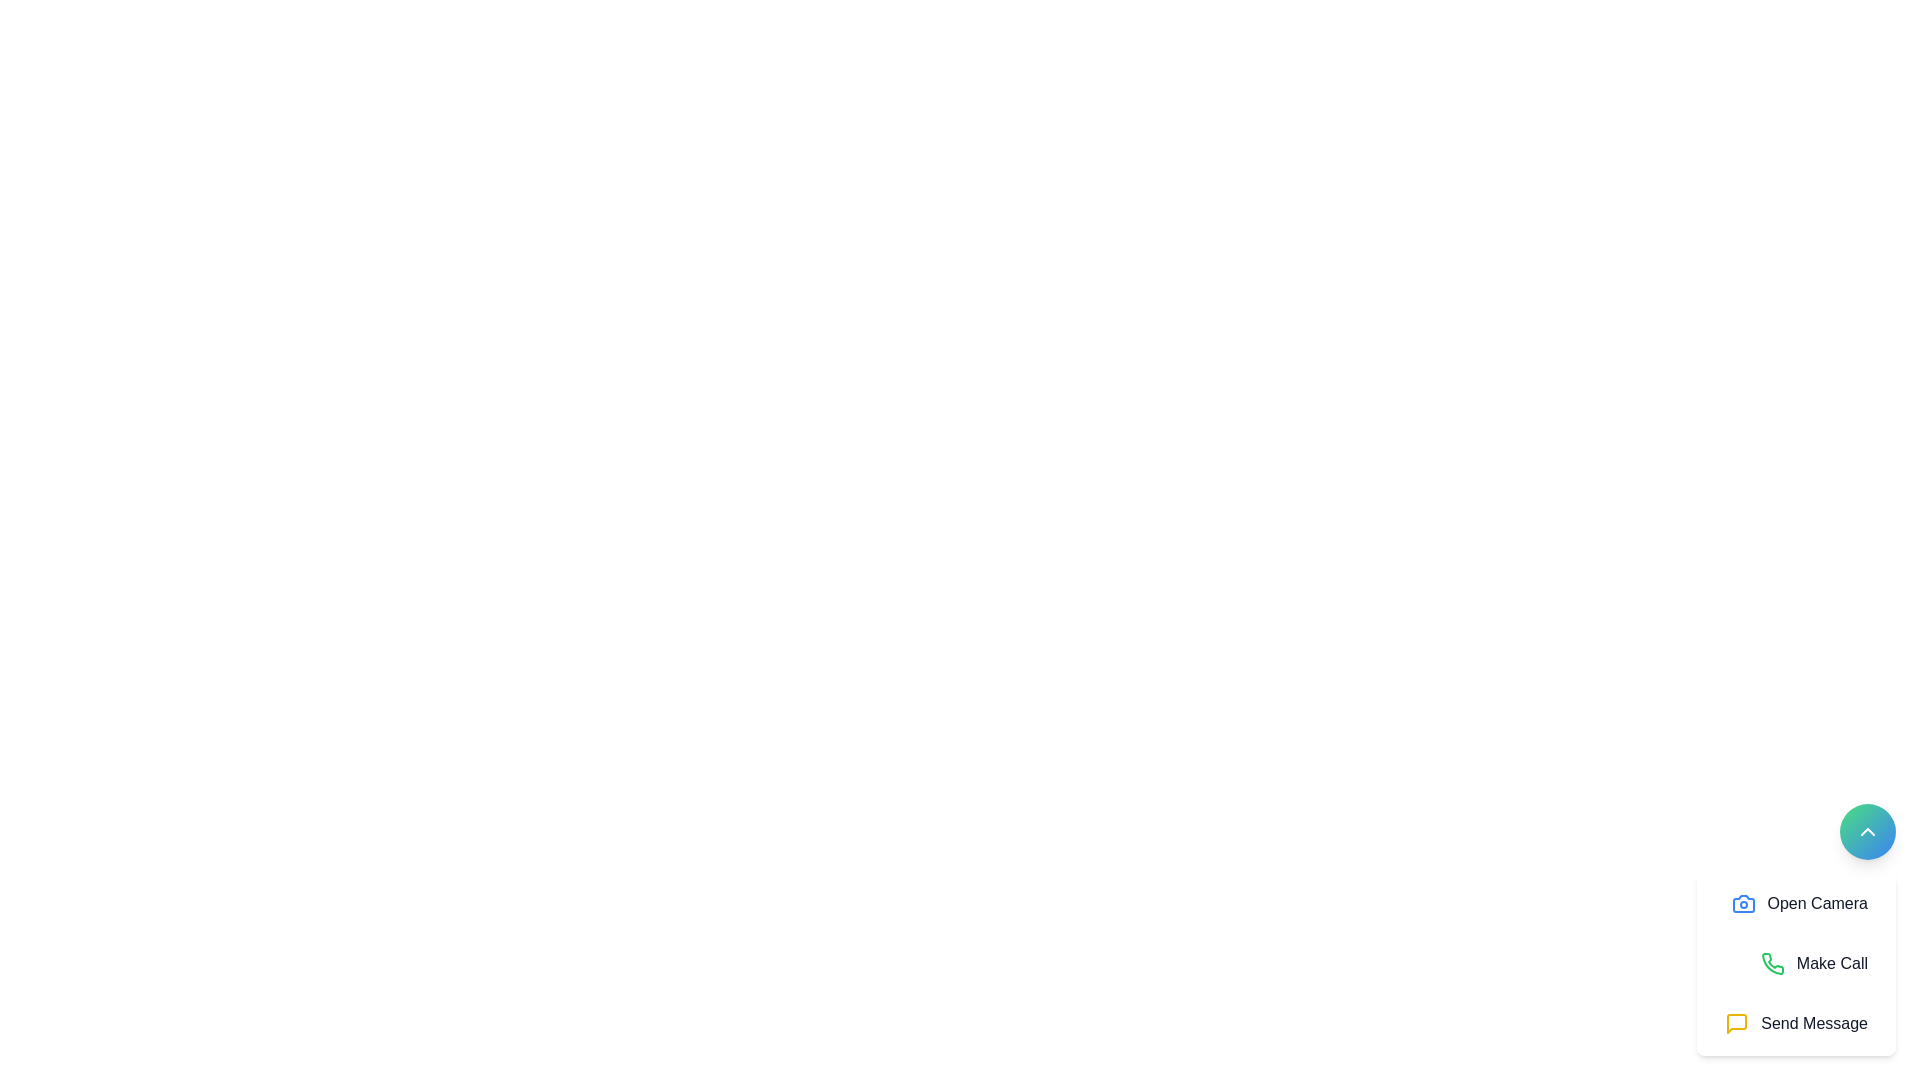 The height and width of the screenshot is (1080, 1920). Describe the element at coordinates (1772, 963) in the screenshot. I see `the 'Make Call' icon` at that location.